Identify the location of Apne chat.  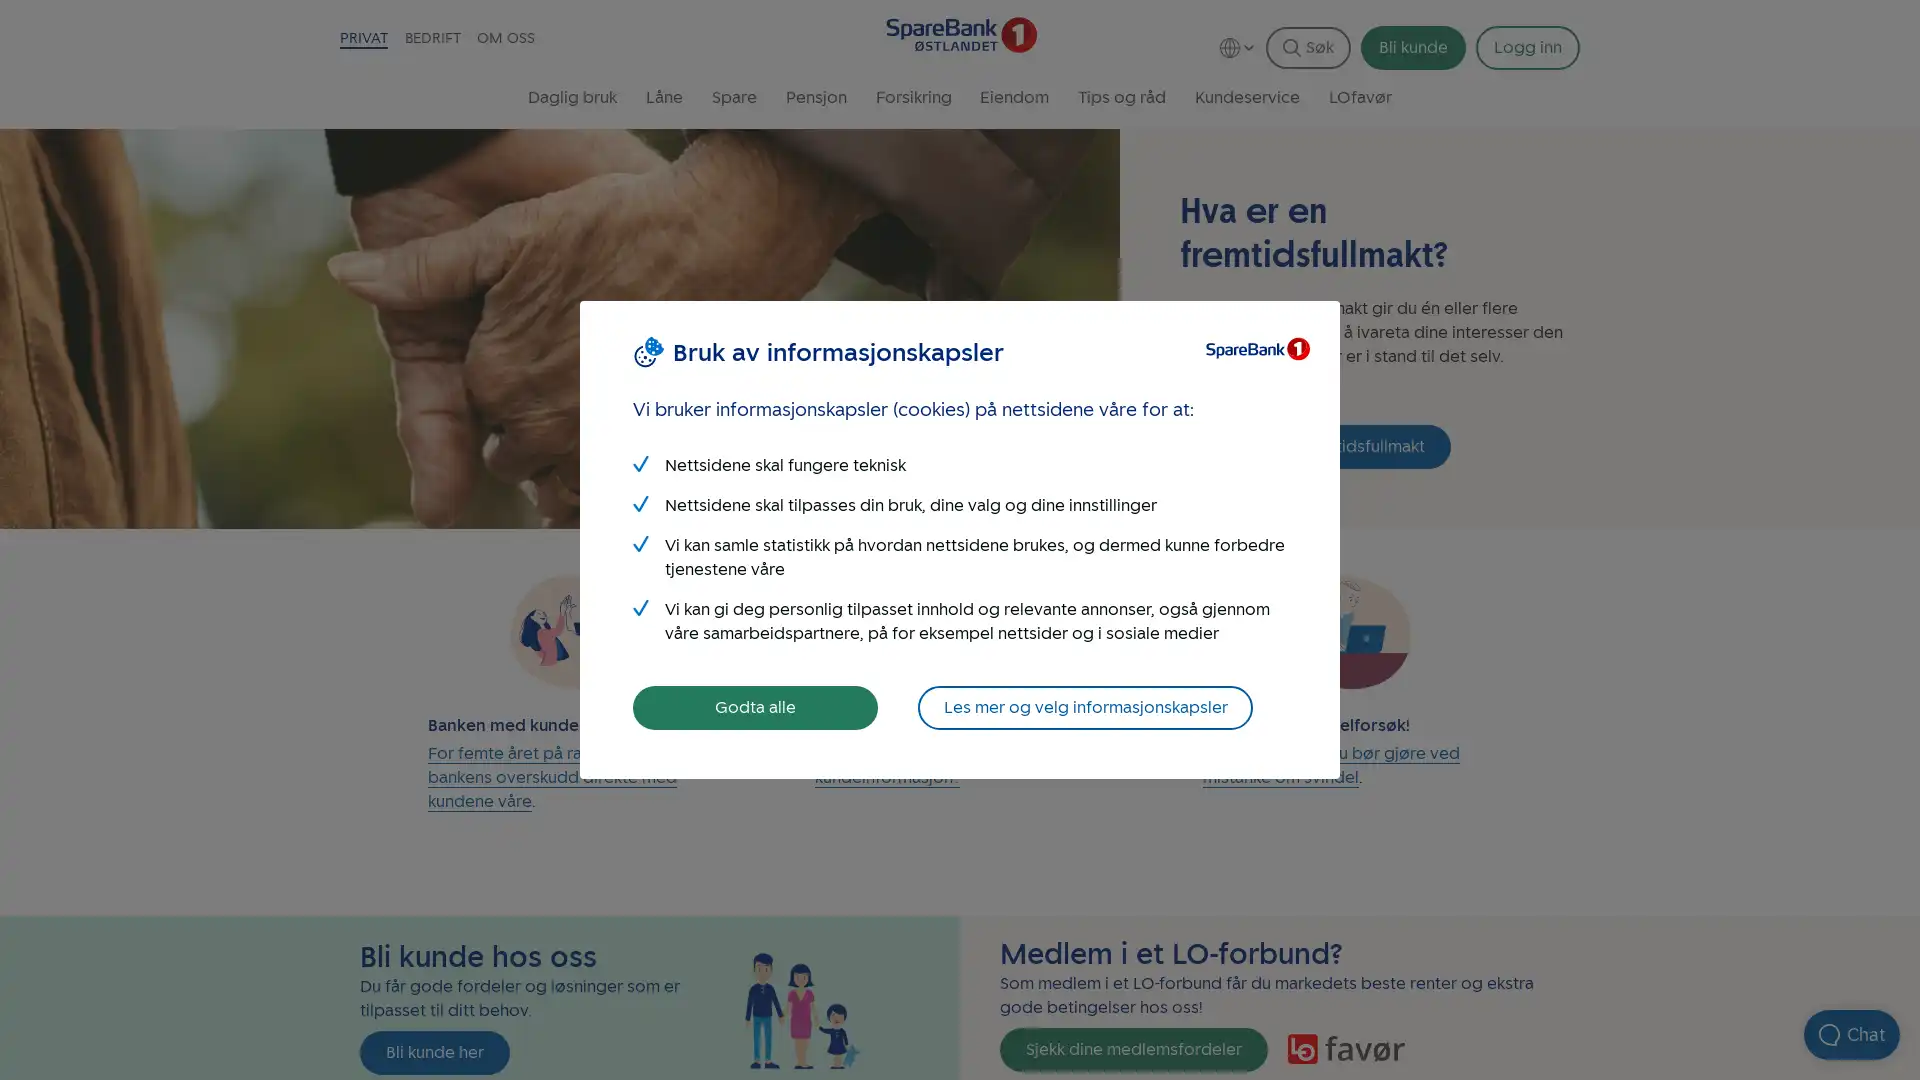
(1851, 1034).